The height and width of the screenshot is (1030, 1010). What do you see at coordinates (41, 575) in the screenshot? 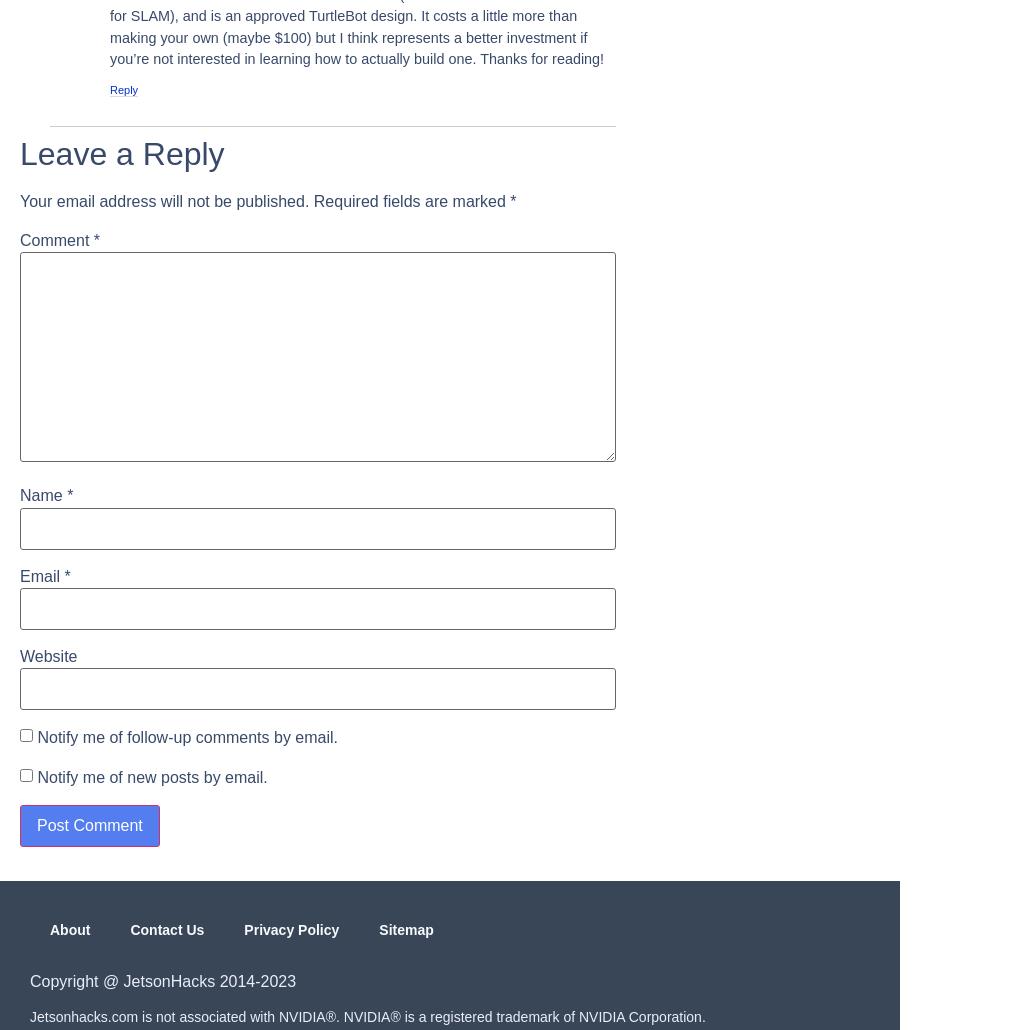
I see `'Email'` at bounding box center [41, 575].